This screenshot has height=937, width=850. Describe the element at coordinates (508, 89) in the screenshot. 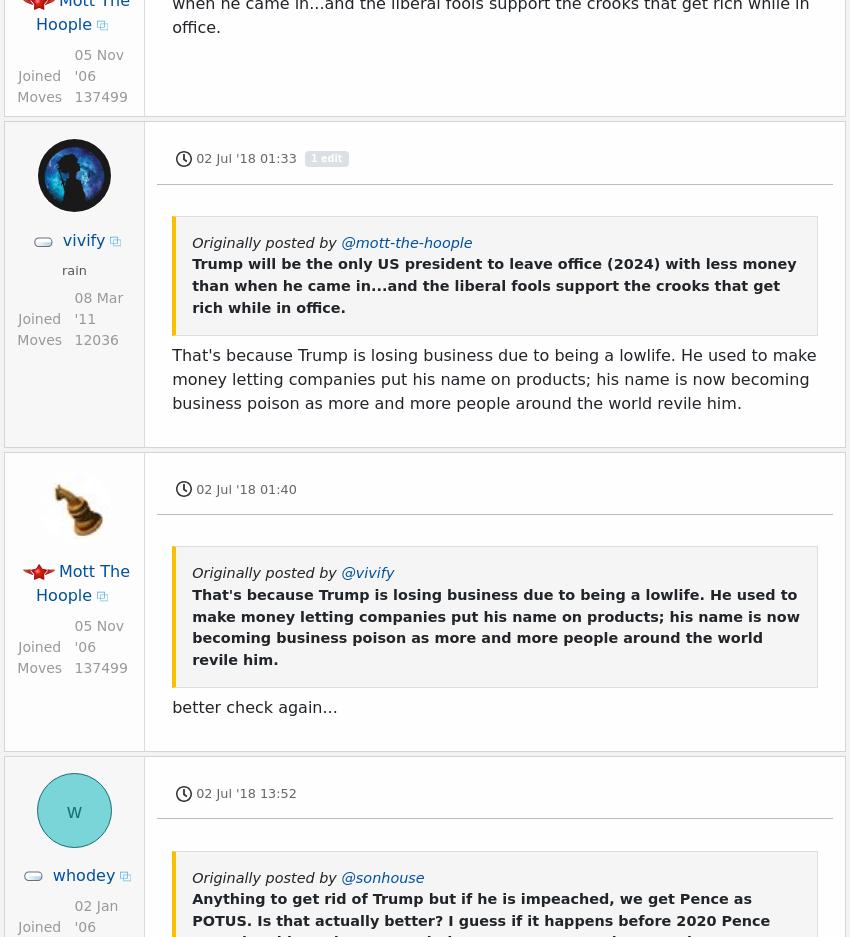

I see `'Android Chess App'` at that location.